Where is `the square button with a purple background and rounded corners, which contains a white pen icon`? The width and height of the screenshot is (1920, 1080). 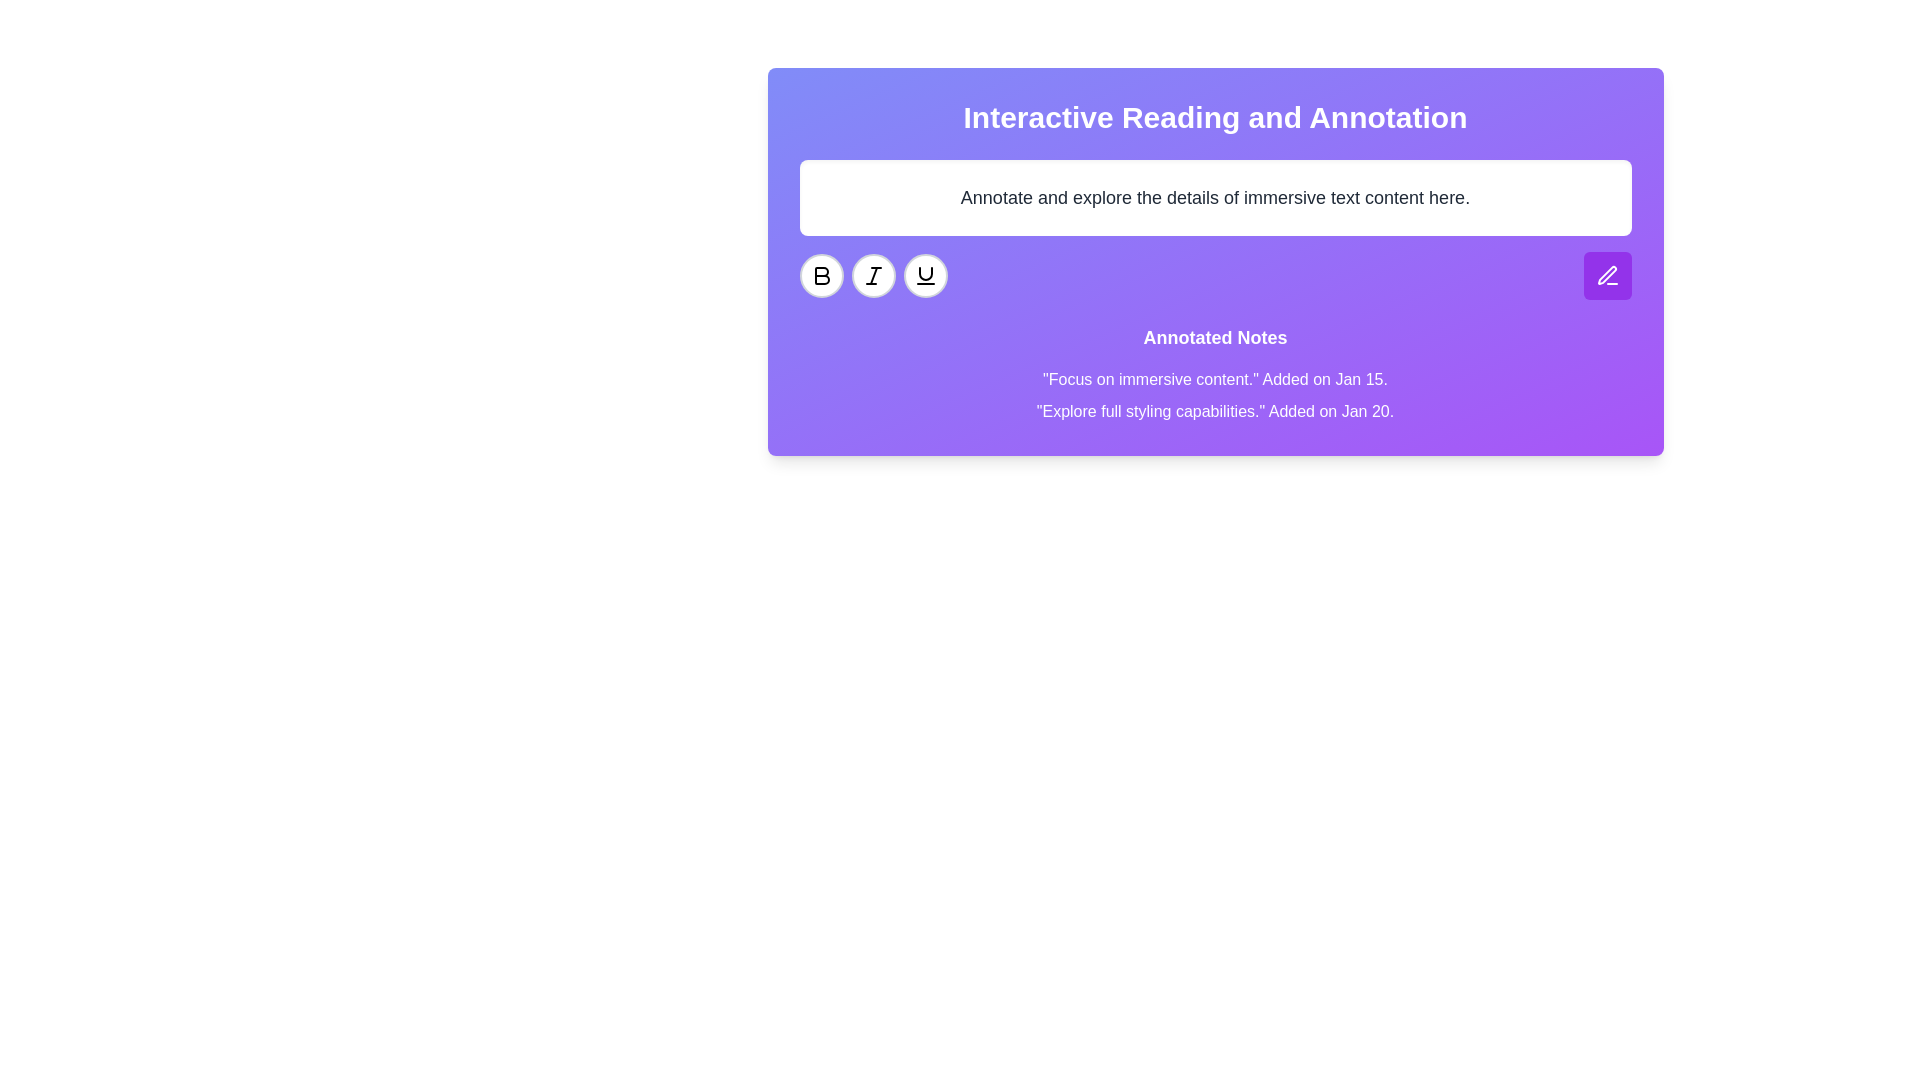
the square button with a purple background and rounded corners, which contains a white pen icon is located at coordinates (1607, 276).